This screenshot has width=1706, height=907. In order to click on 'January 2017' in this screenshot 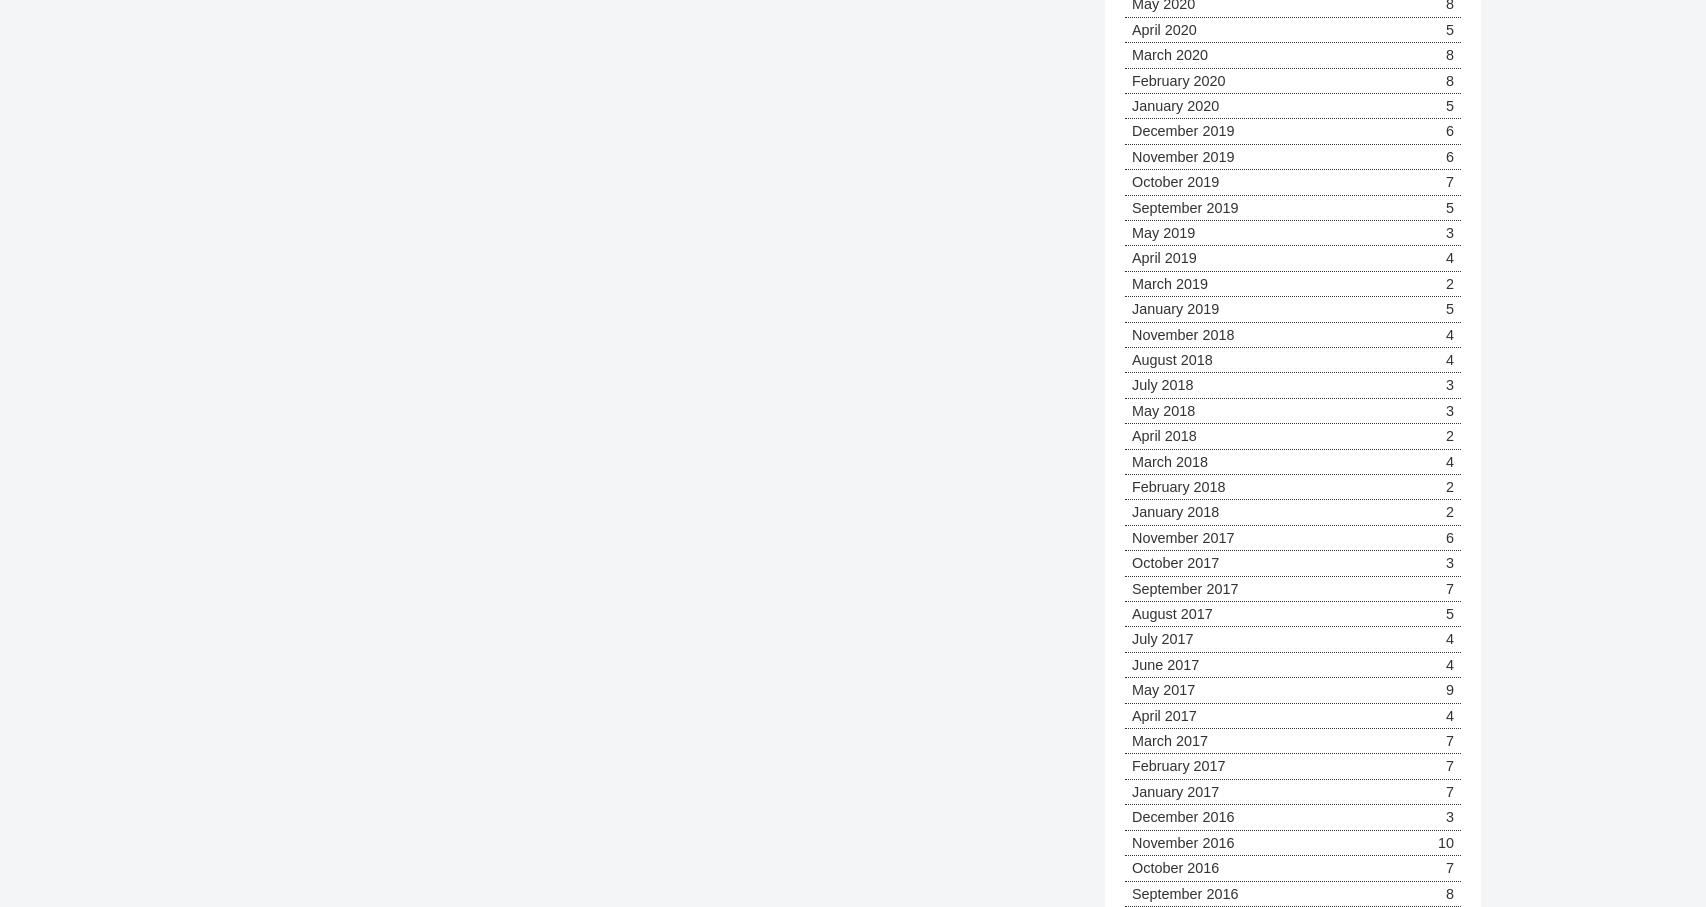, I will do `click(1175, 790)`.